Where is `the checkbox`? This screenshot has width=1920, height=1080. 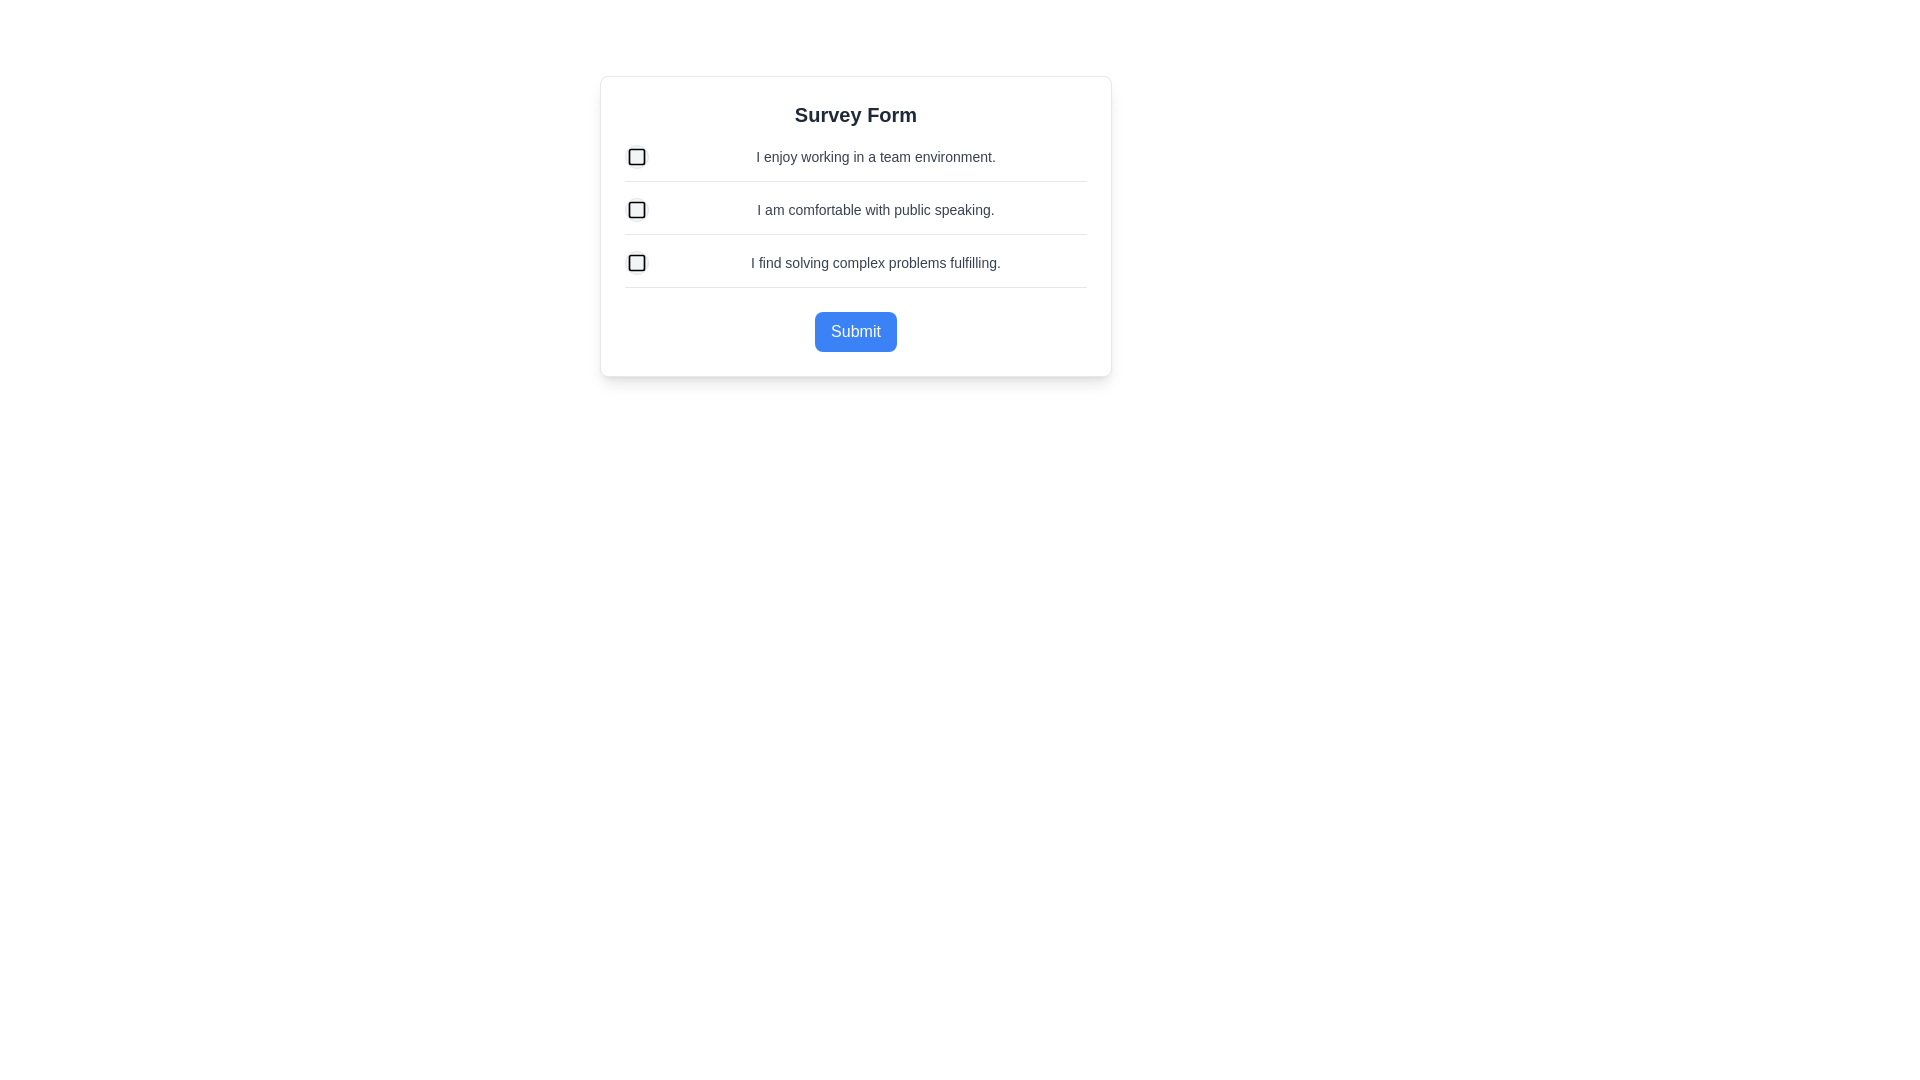
the checkbox is located at coordinates (636, 261).